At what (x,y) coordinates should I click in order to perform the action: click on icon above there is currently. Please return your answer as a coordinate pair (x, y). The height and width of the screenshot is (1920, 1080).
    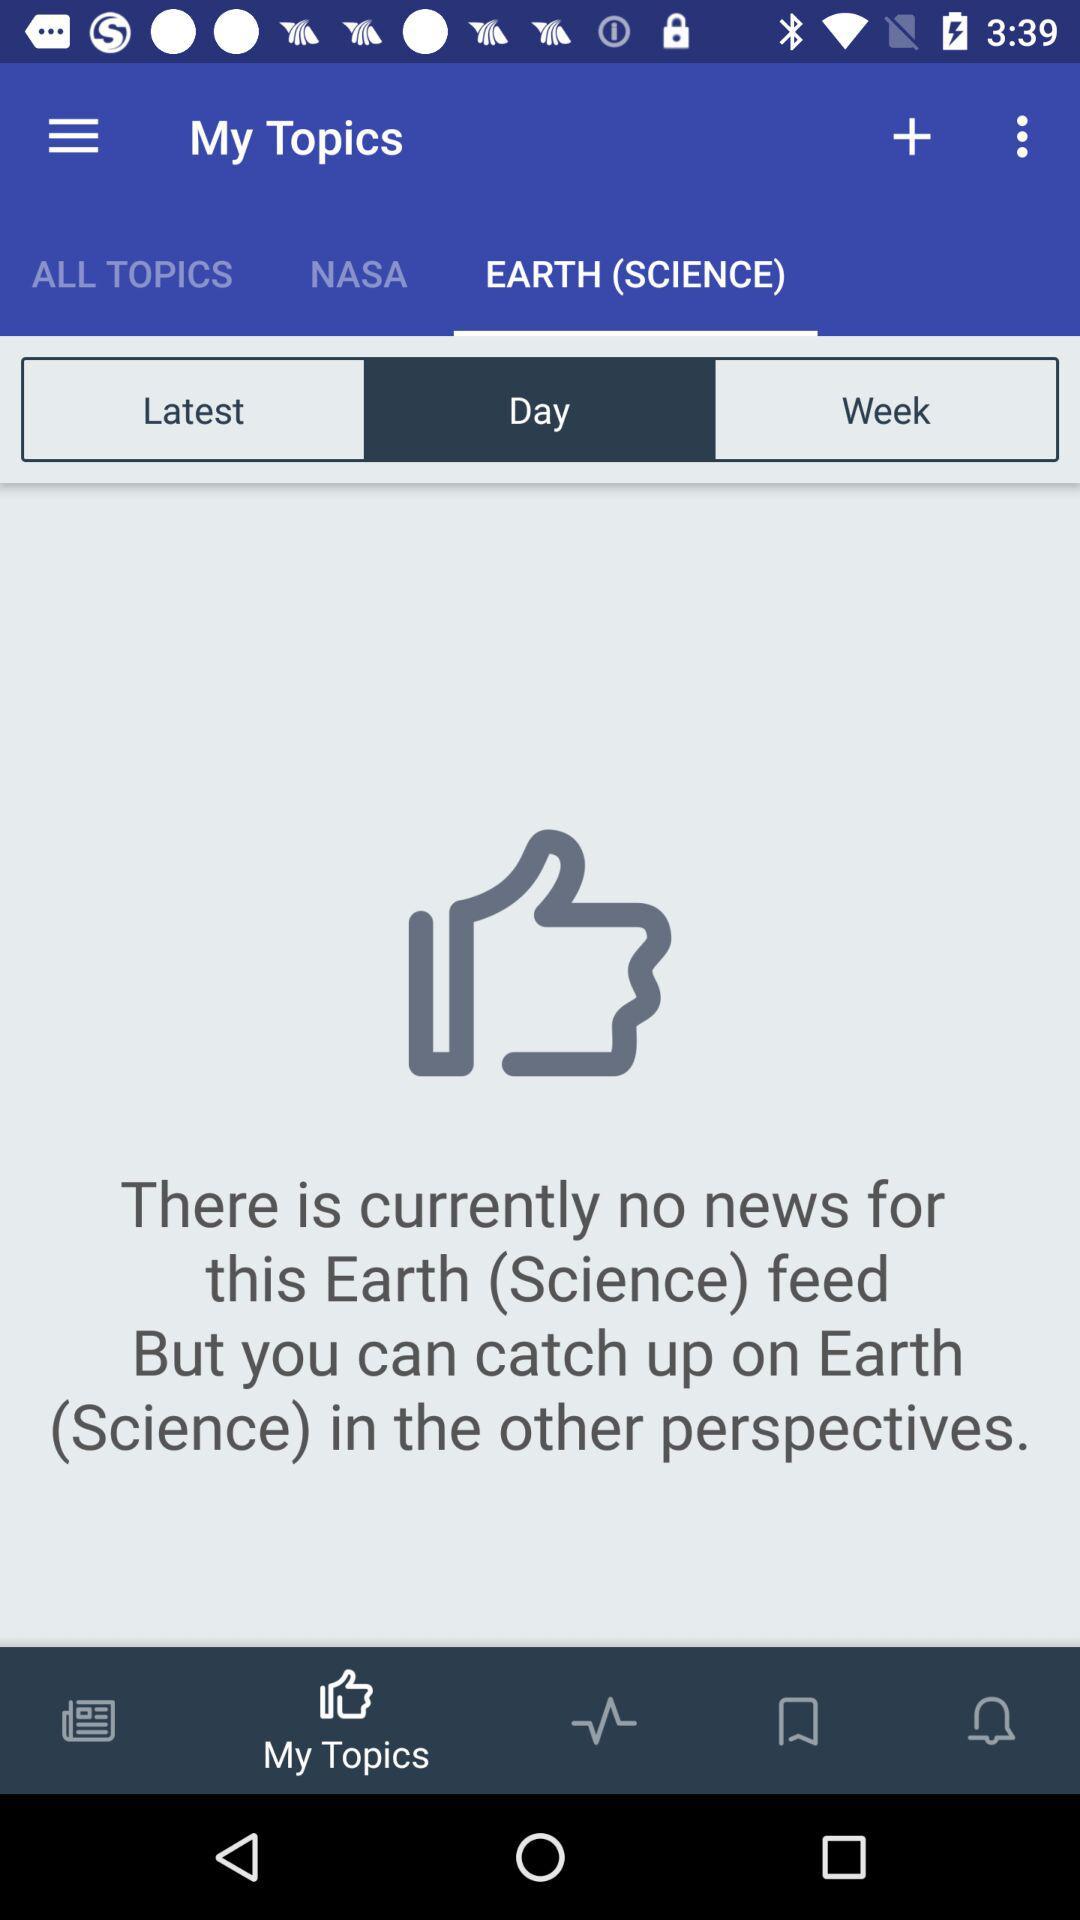
    Looking at the image, I should click on (193, 408).